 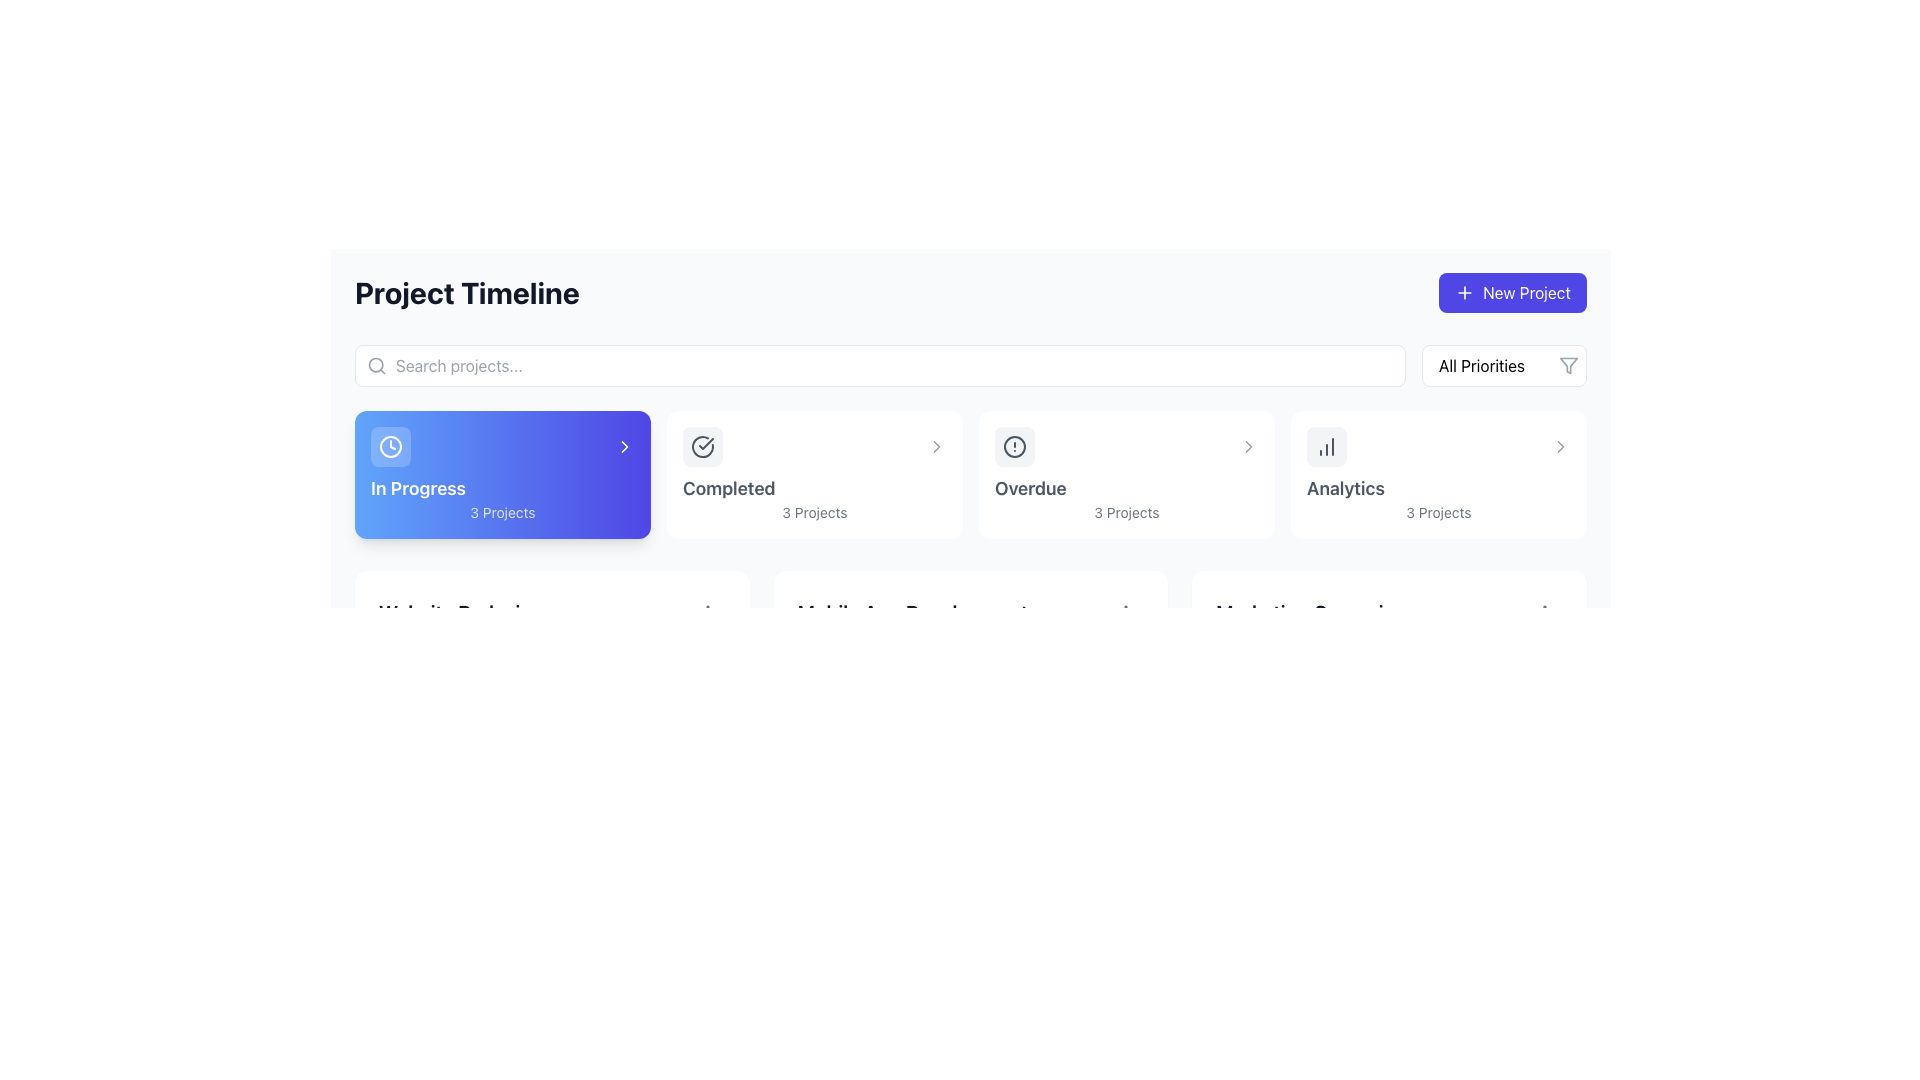 What do you see at coordinates (1326, 446) in the screenshot?
I see `the bar chart icon within the 'Analytics' card, which is the fourth card from the left in a row of similar cards` at bounding box center [1326, 446].